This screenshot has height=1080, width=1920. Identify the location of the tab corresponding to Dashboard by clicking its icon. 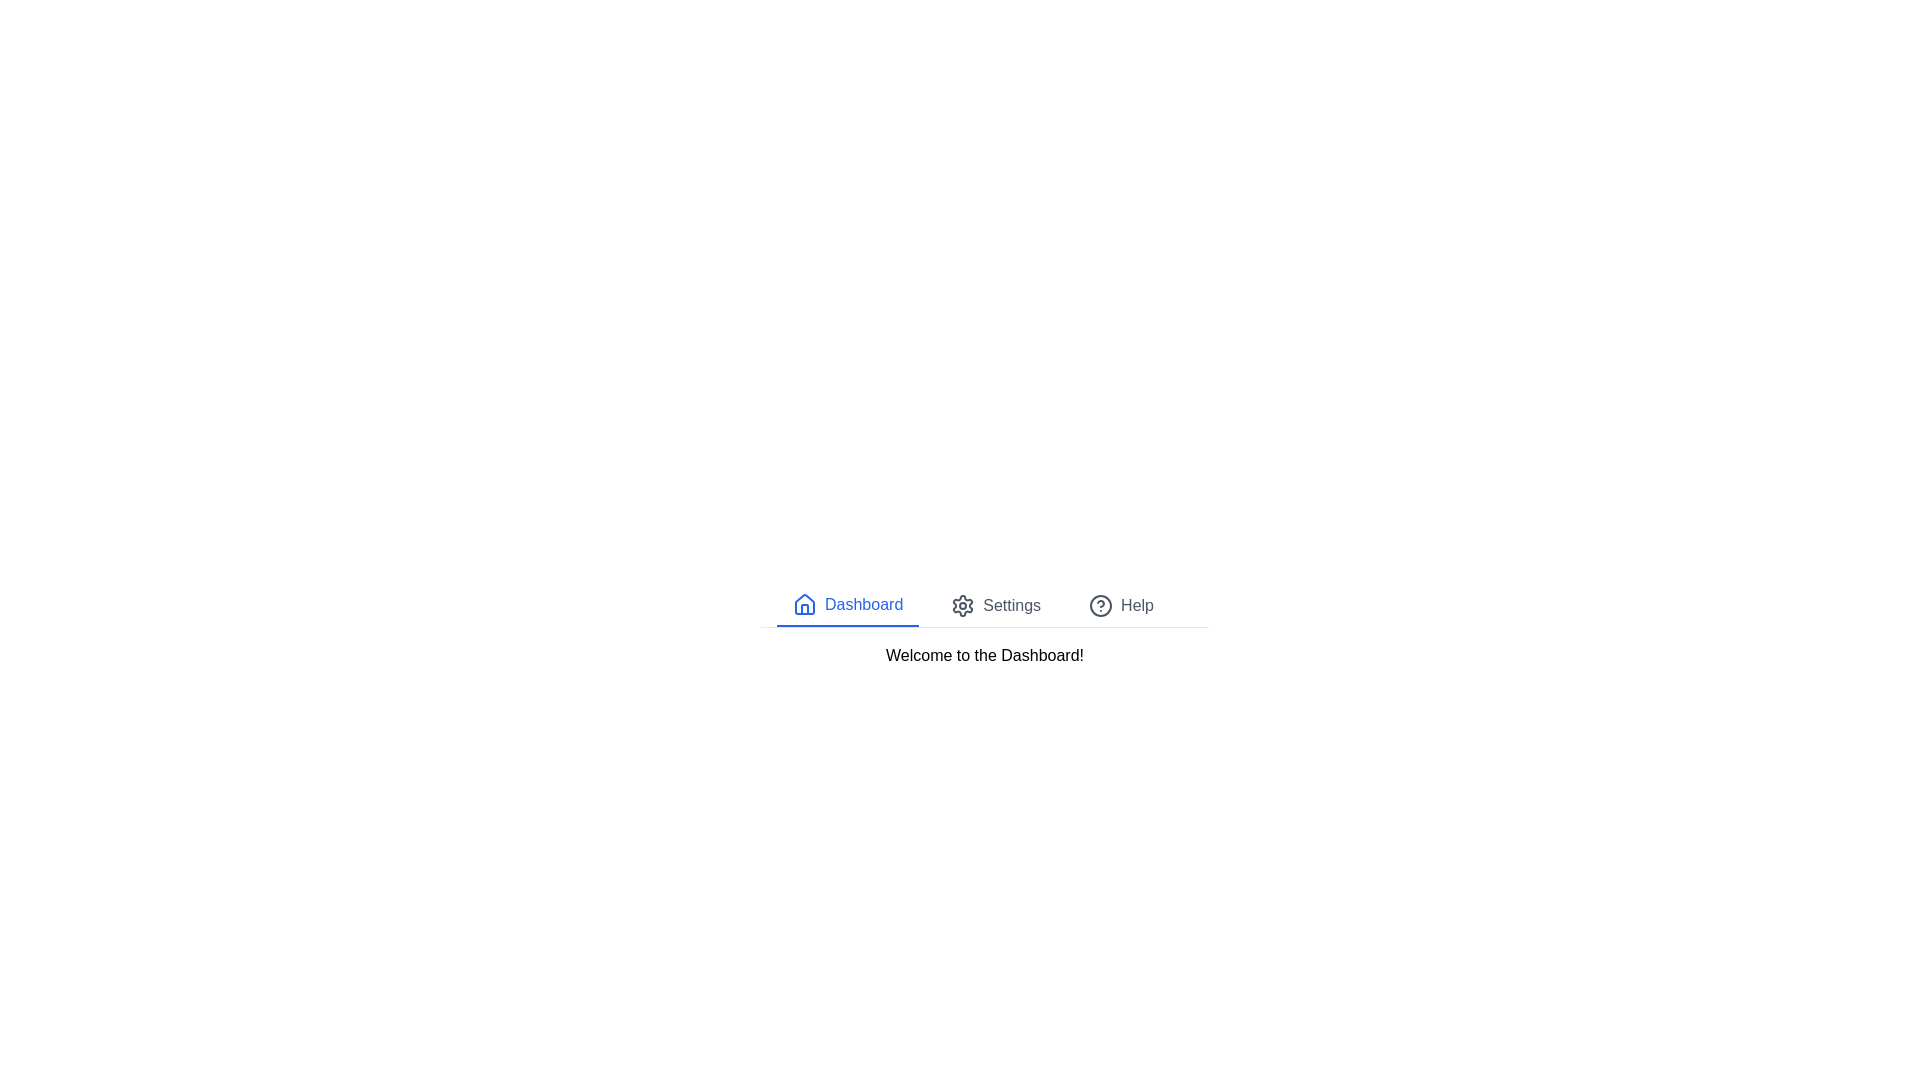
(805, 604).